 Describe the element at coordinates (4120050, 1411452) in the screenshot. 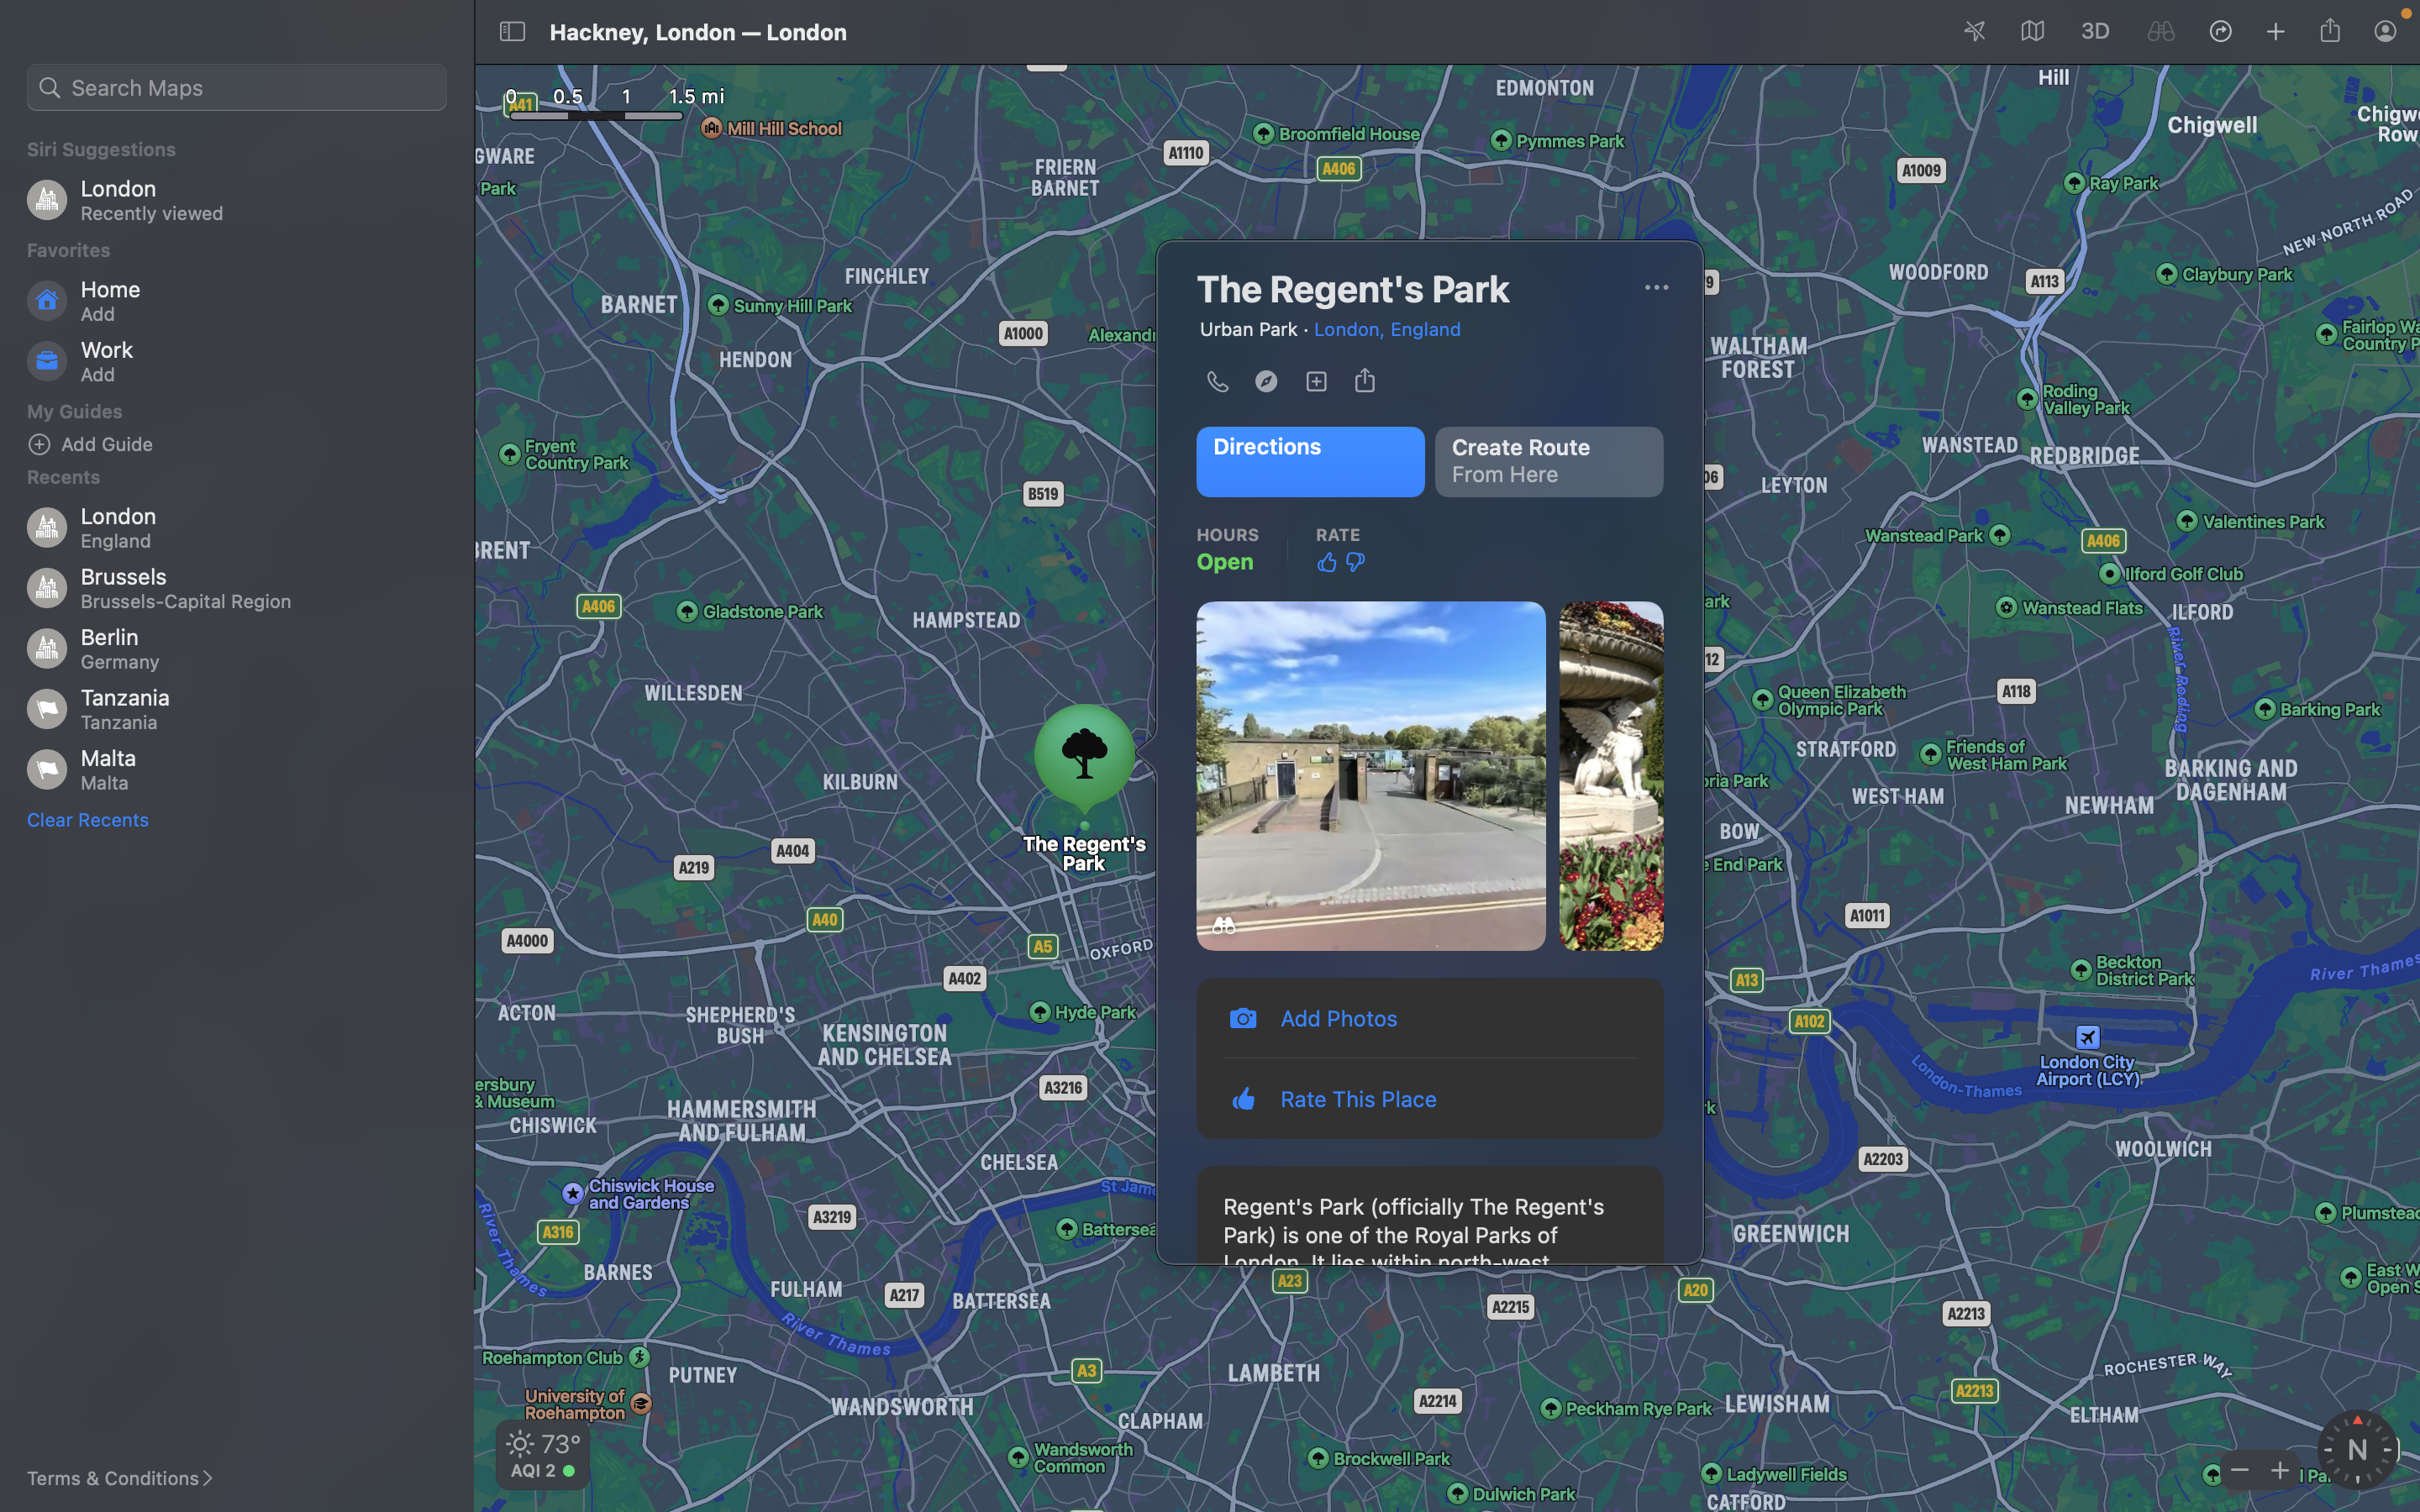

I see `read description of the Regents park` at that location.